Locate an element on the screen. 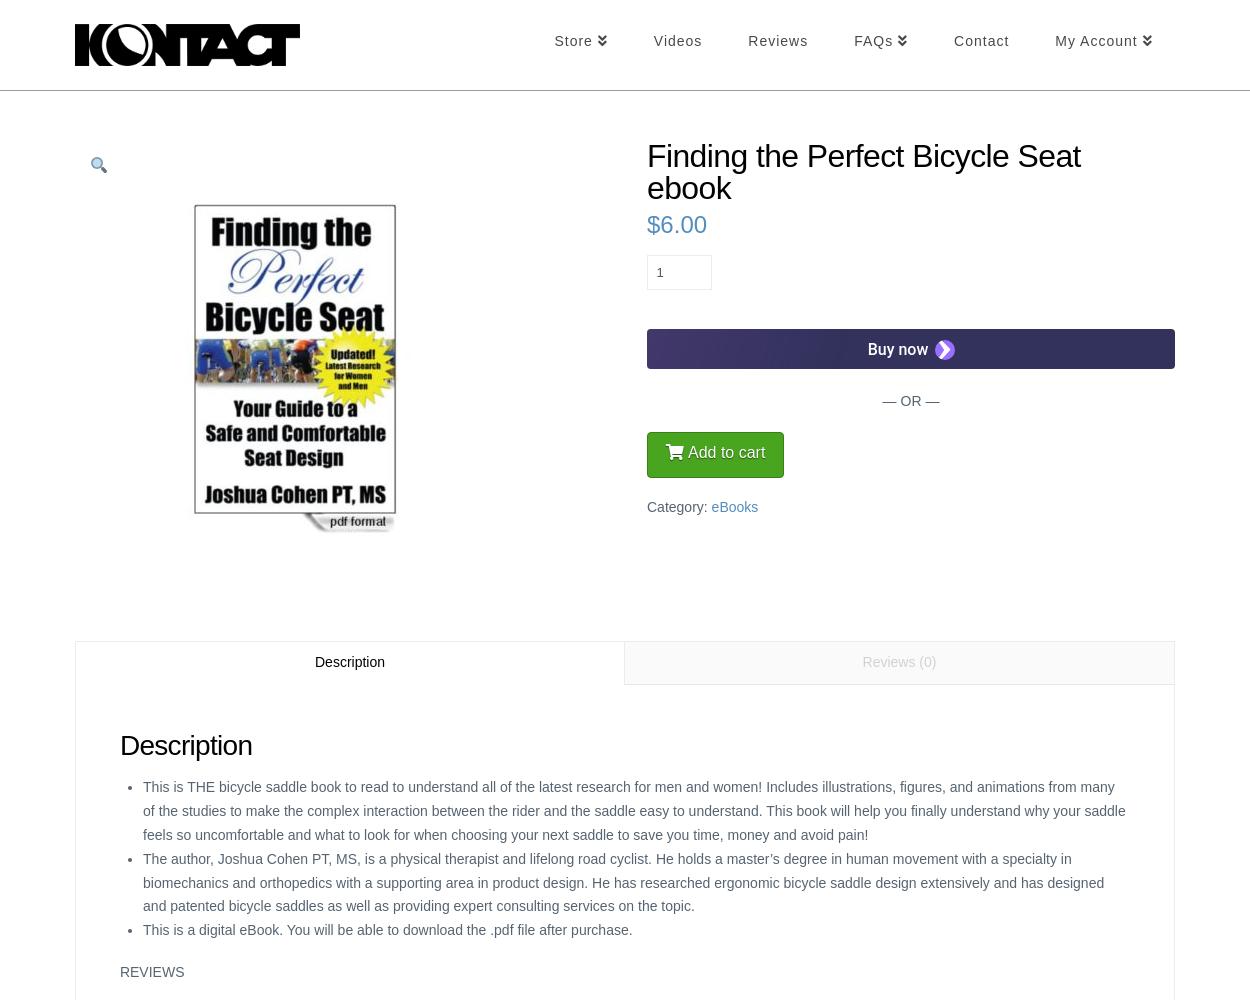  'eBooks' is located at coordinates (733, 507).